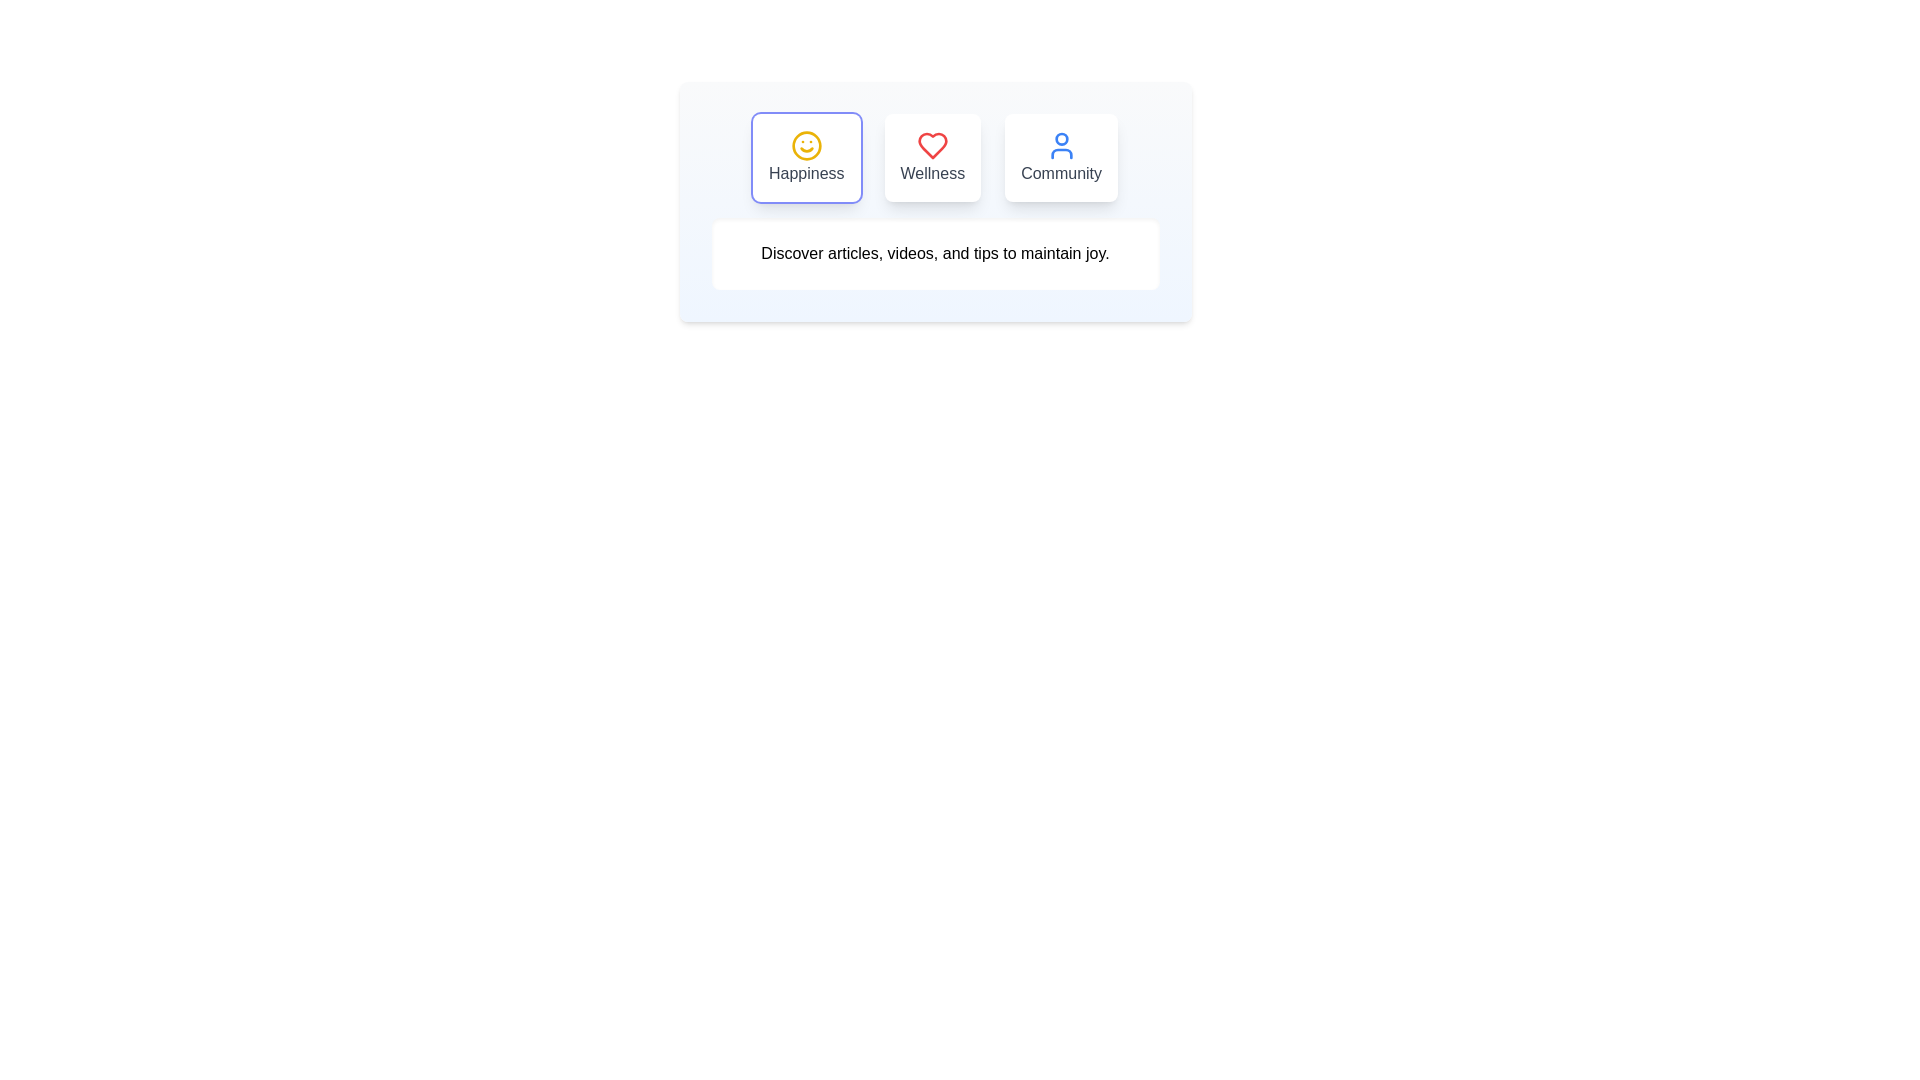 The image size is (1920, 1080). I want to click on the tab labeled Wellness to observe its hover effect, so click(931, 157).